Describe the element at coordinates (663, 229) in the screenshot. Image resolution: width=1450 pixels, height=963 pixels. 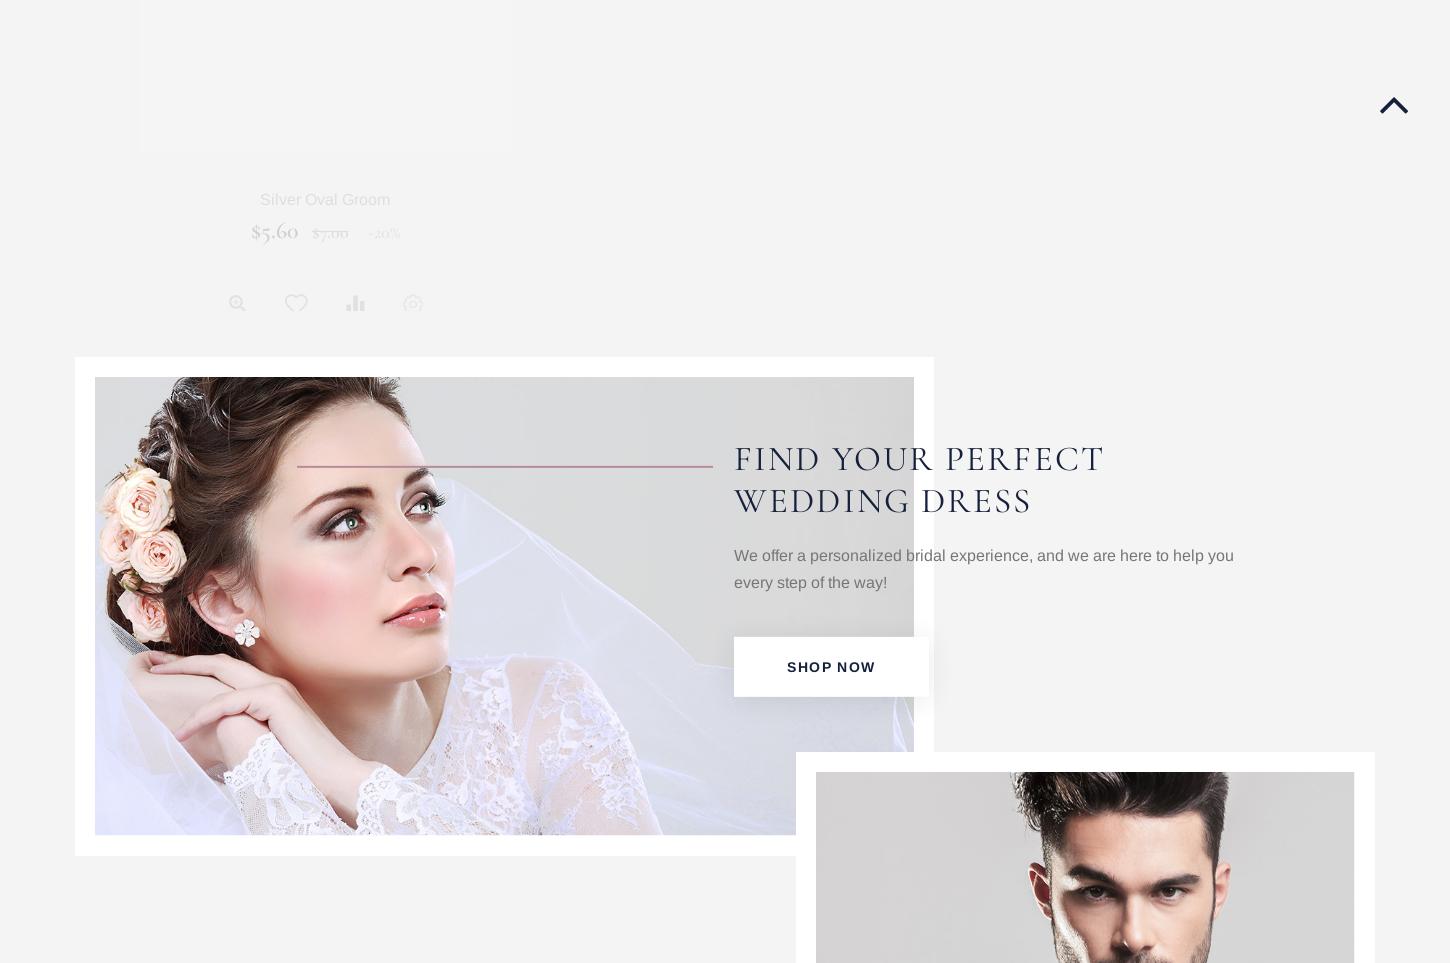
I see `'$240.00'` at that location.